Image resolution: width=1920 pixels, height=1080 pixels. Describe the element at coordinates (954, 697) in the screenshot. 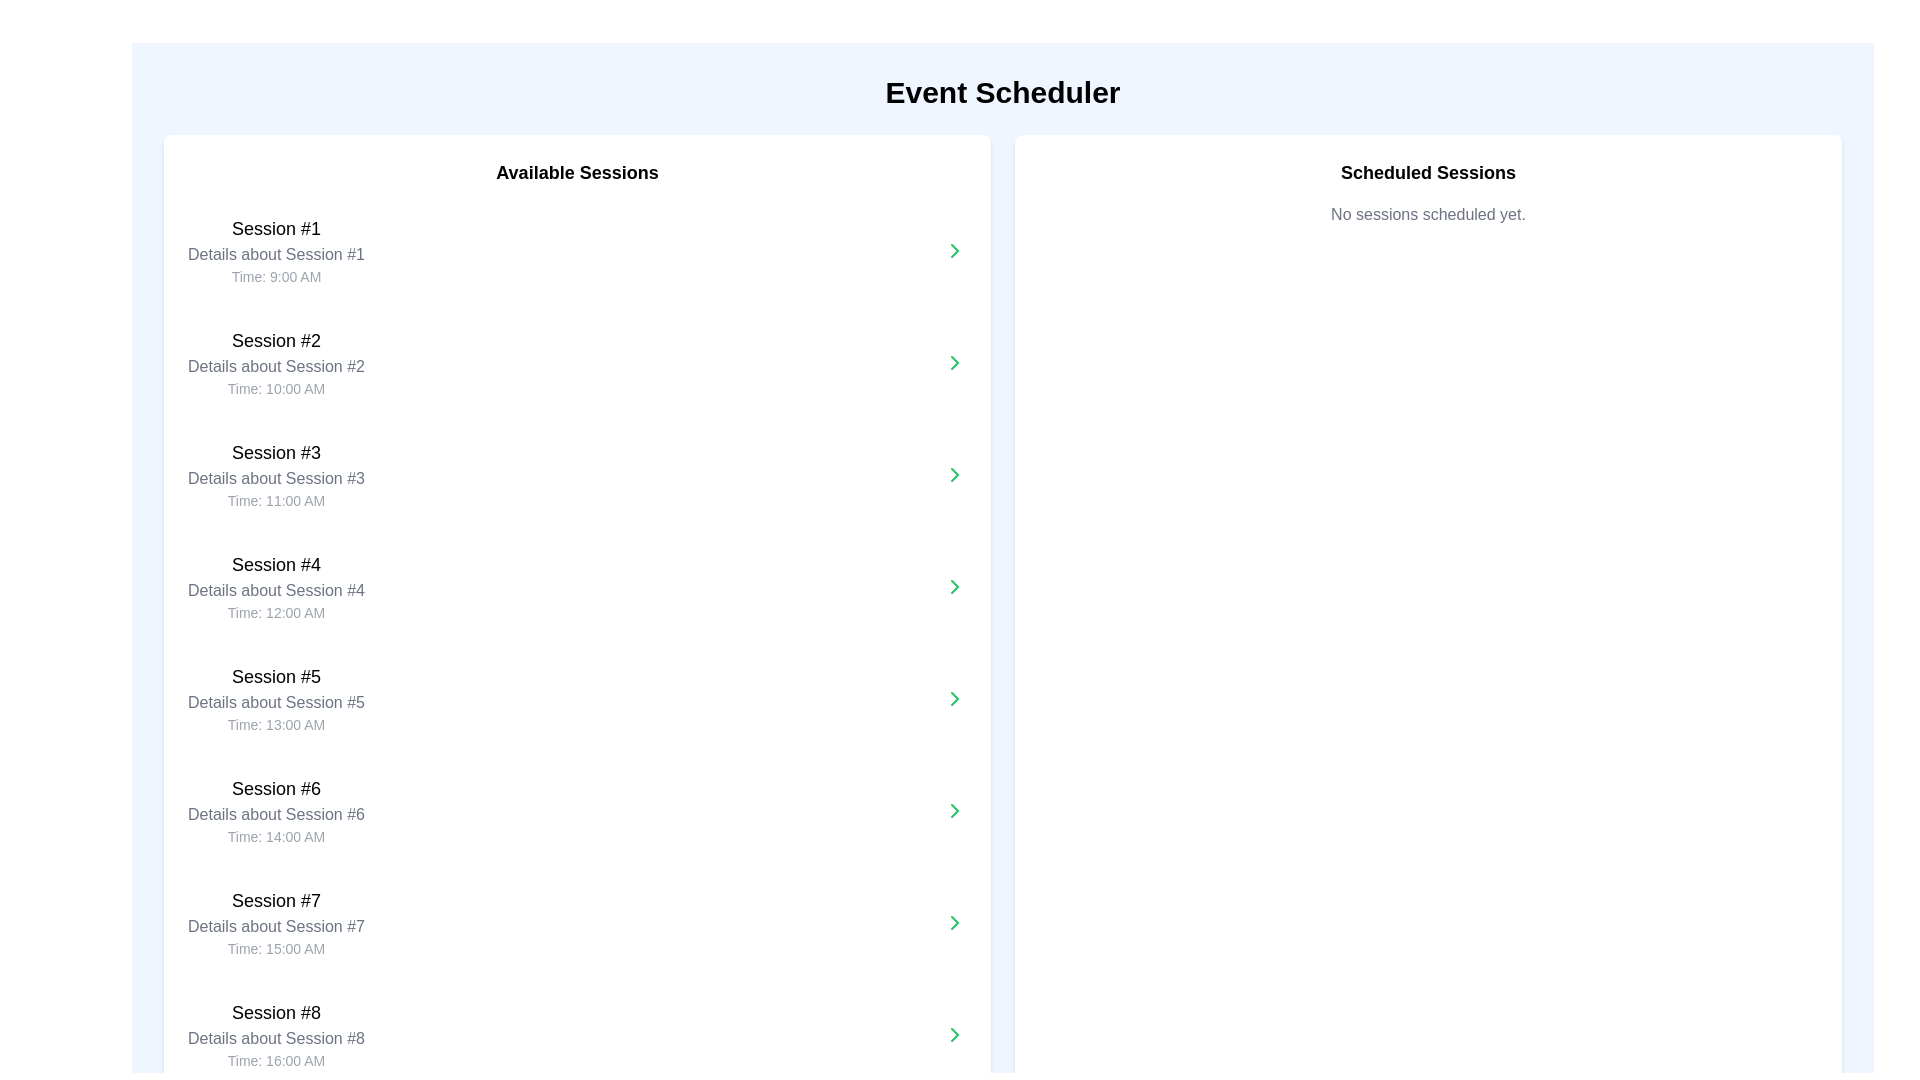

I see `the navigational button for 'Session #5' in the 'Available Sessions' column` at that location.